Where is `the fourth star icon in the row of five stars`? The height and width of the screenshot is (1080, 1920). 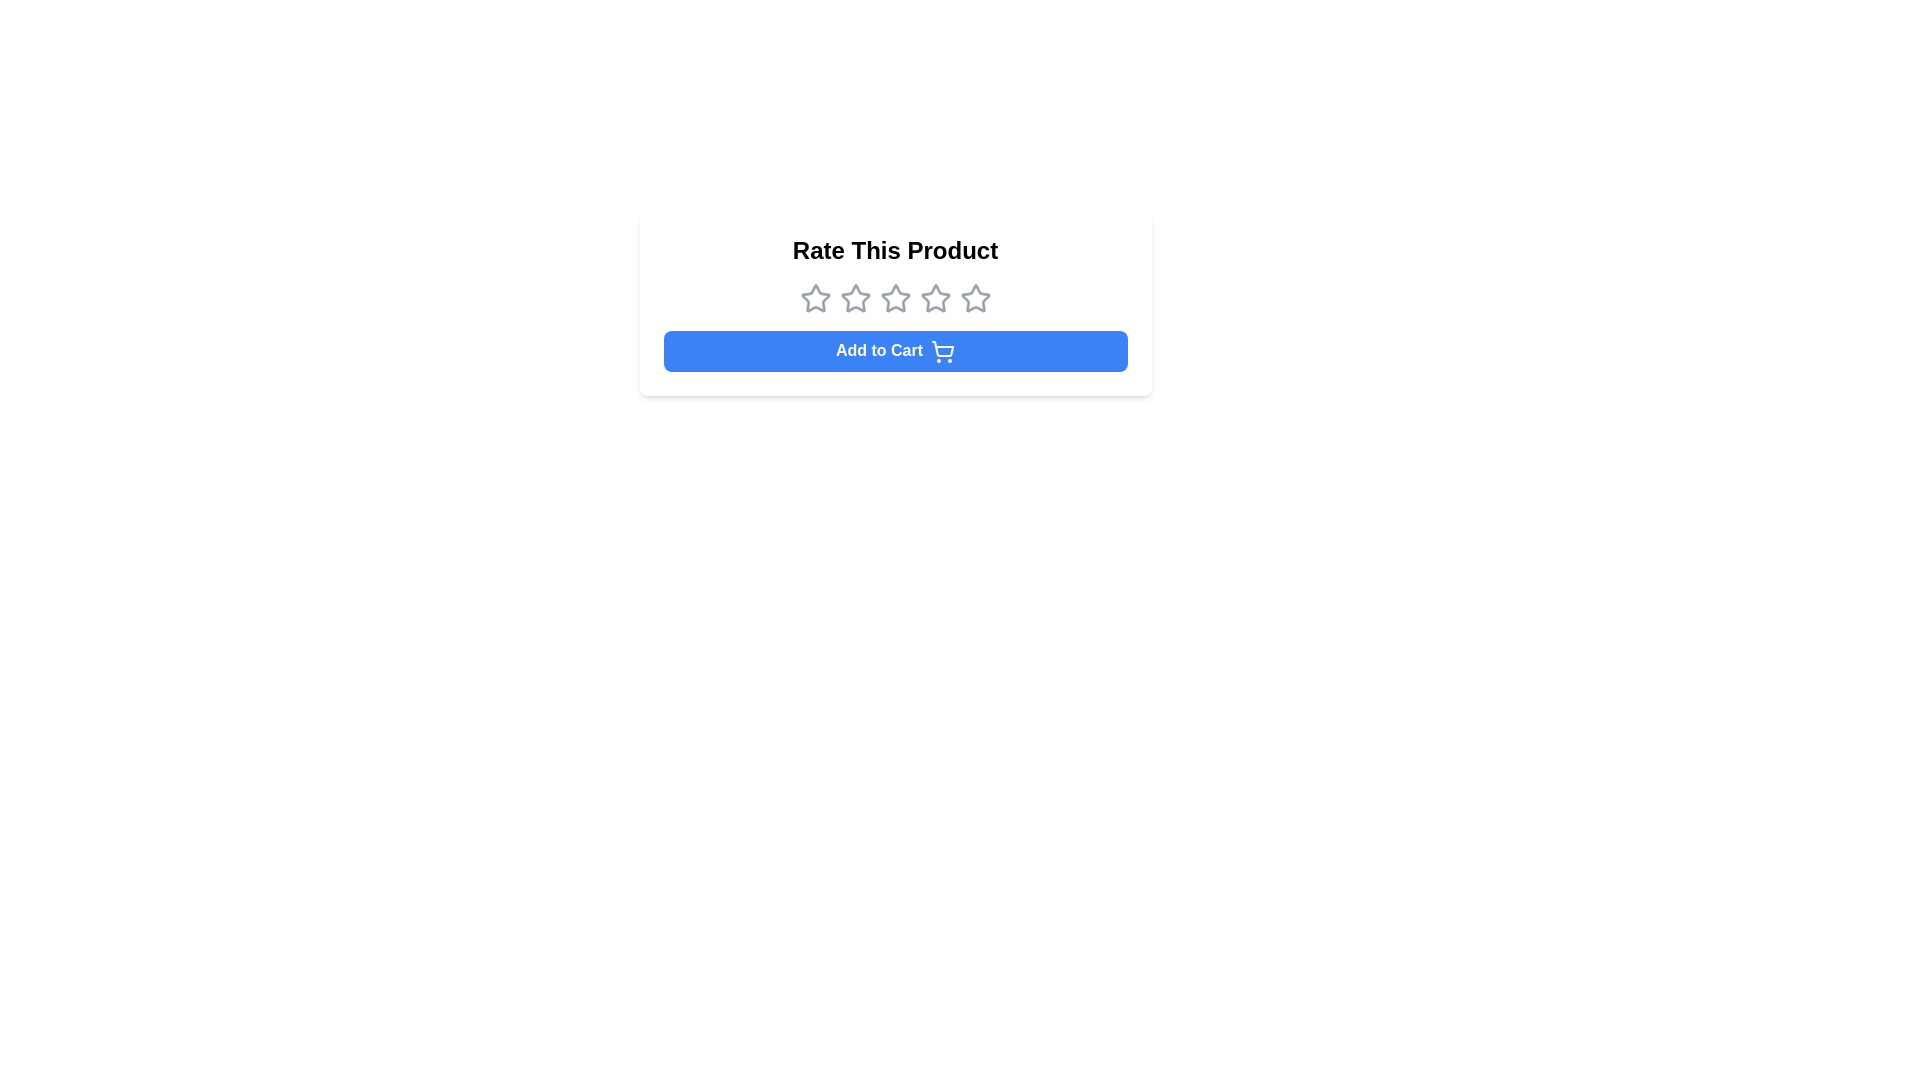
the fourth star icon in the row of five stars is located at coordinates (934, 298).